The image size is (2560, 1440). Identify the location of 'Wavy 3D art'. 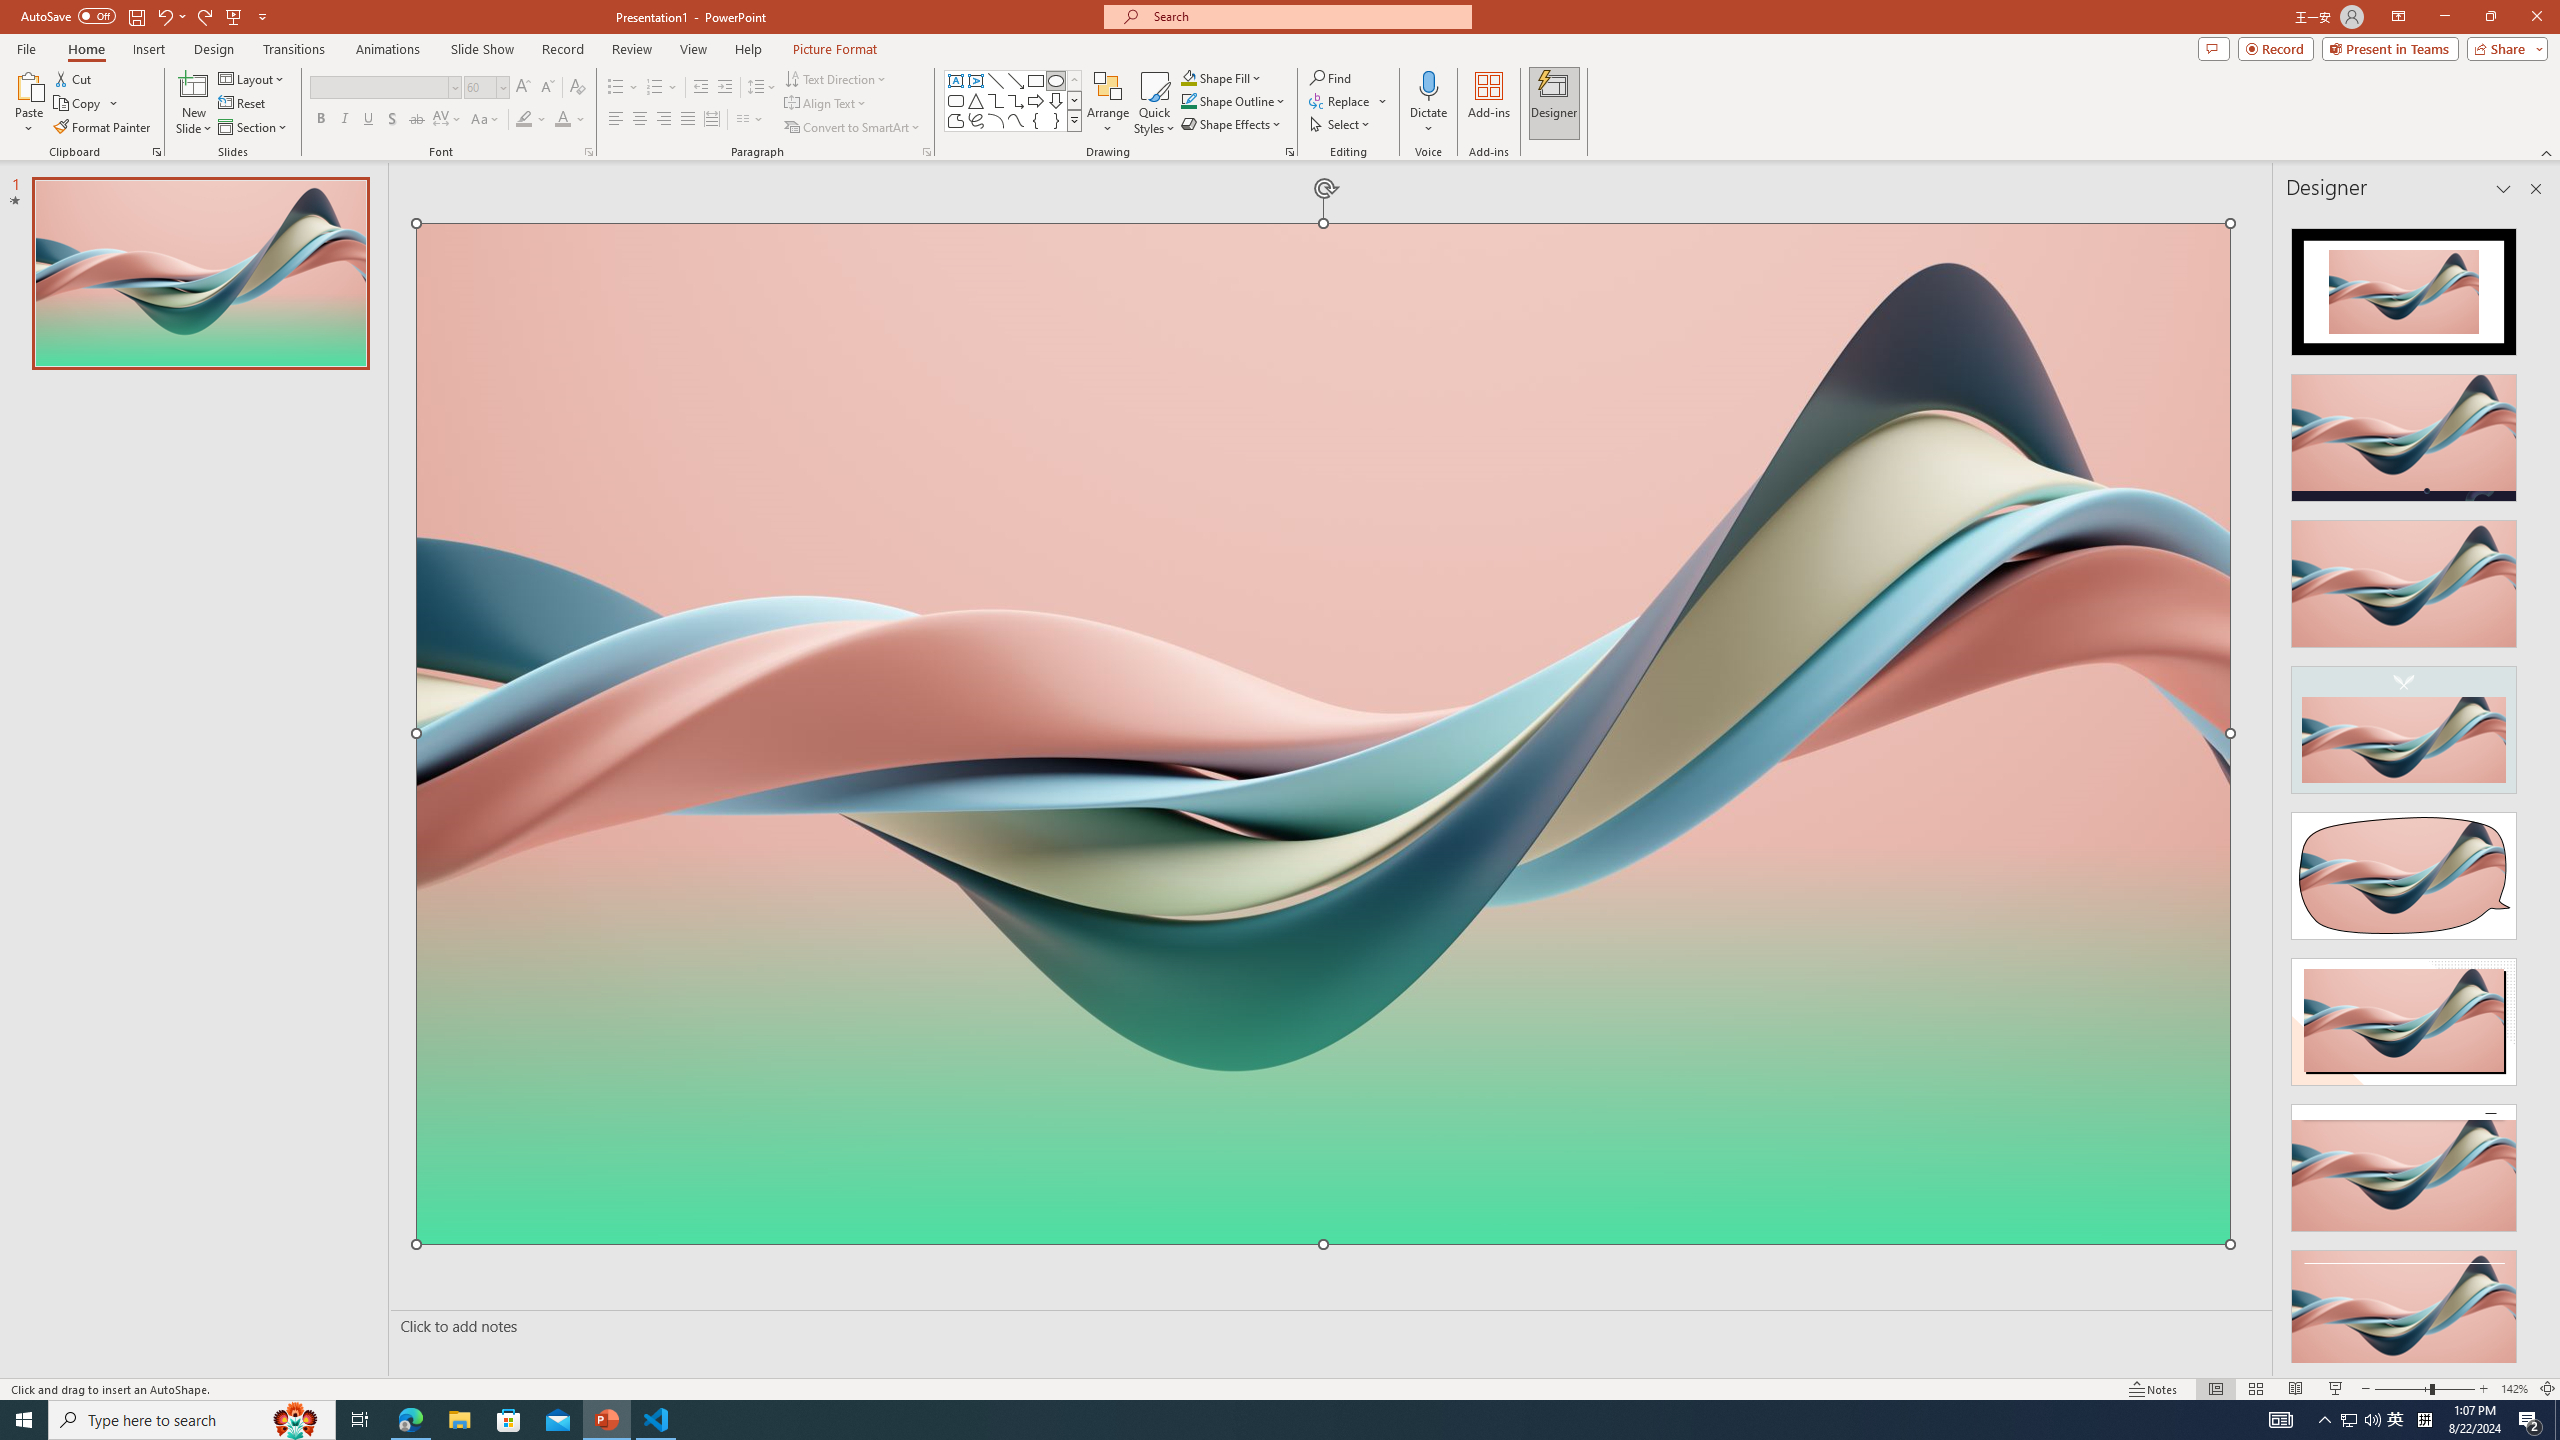
(1322, 734).